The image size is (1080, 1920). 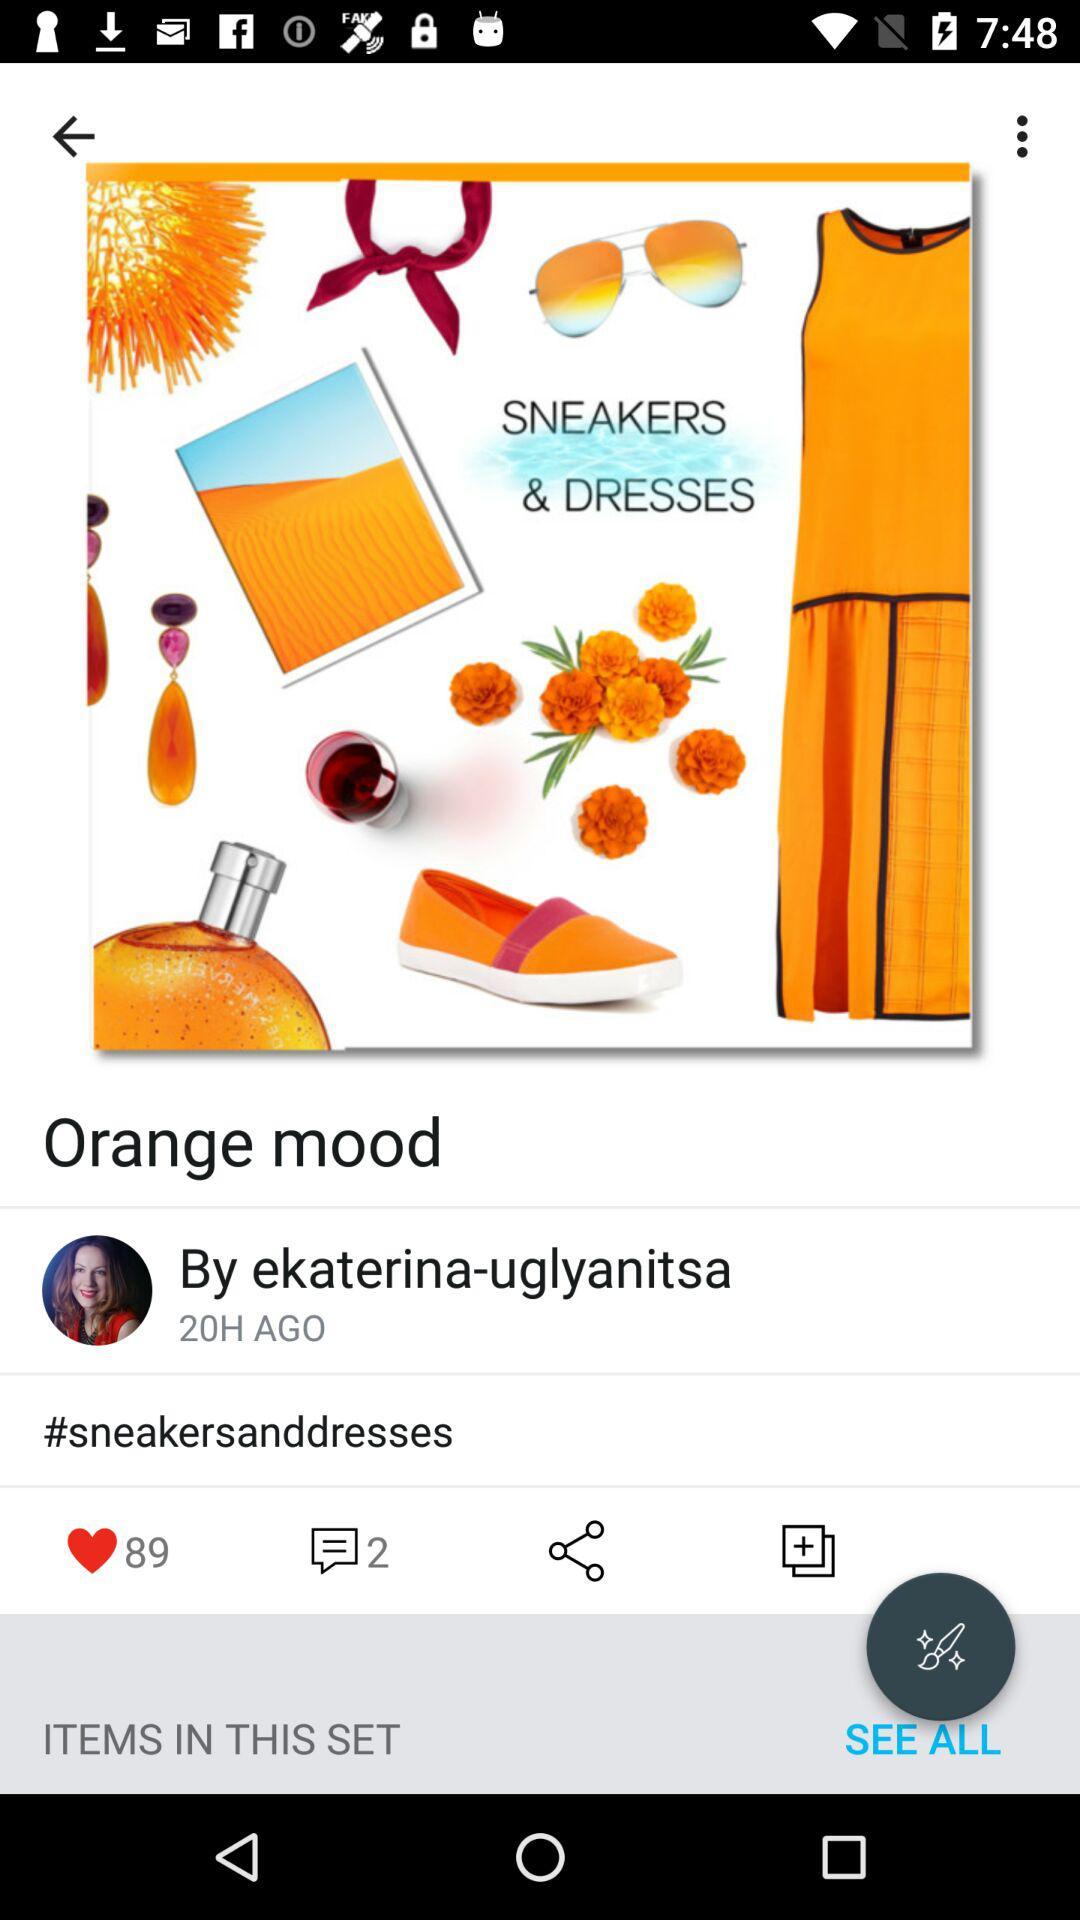 What do you see at coordinates (92, 1550) in the screenshot?
I see `move to left of 89` at bounding box center [92, 1550].